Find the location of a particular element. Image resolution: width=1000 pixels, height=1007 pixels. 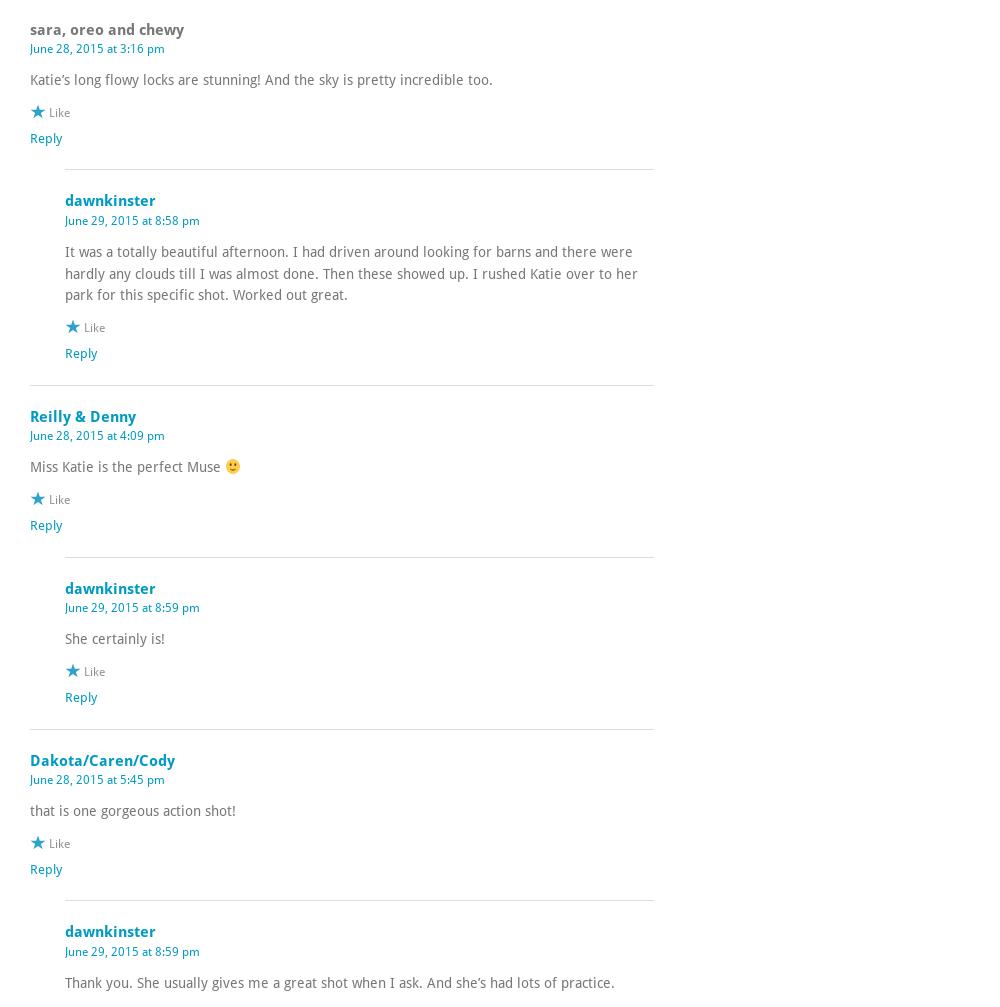

'It was a totally beautiful afternoon.  I had driven around looking for barns and there were hardly any clouds till I was almost done.  Then these showed up.  I rushed Katie over to her park for this specific shot.  Worked out great.' is located at coordinates (64, 273).